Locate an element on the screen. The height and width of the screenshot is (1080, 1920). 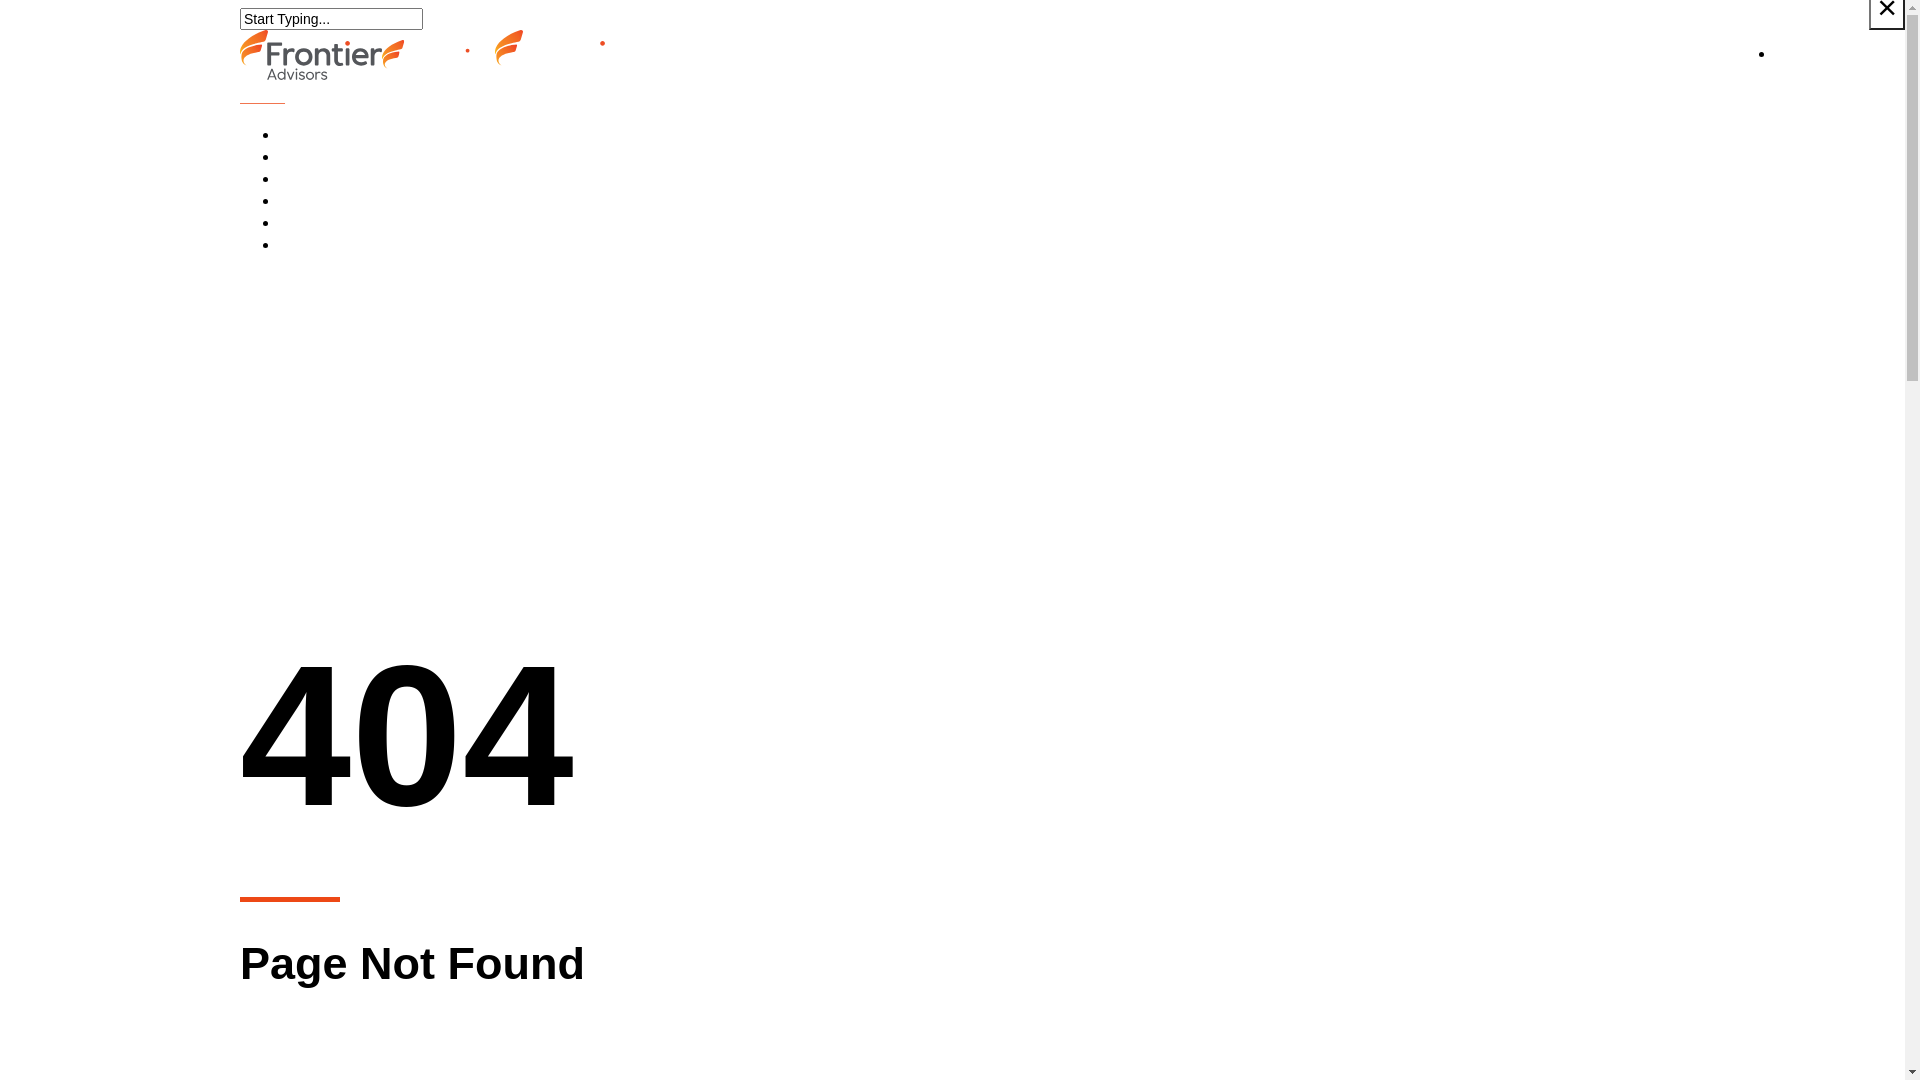
'Technology' is located at coordinates (345, 223).